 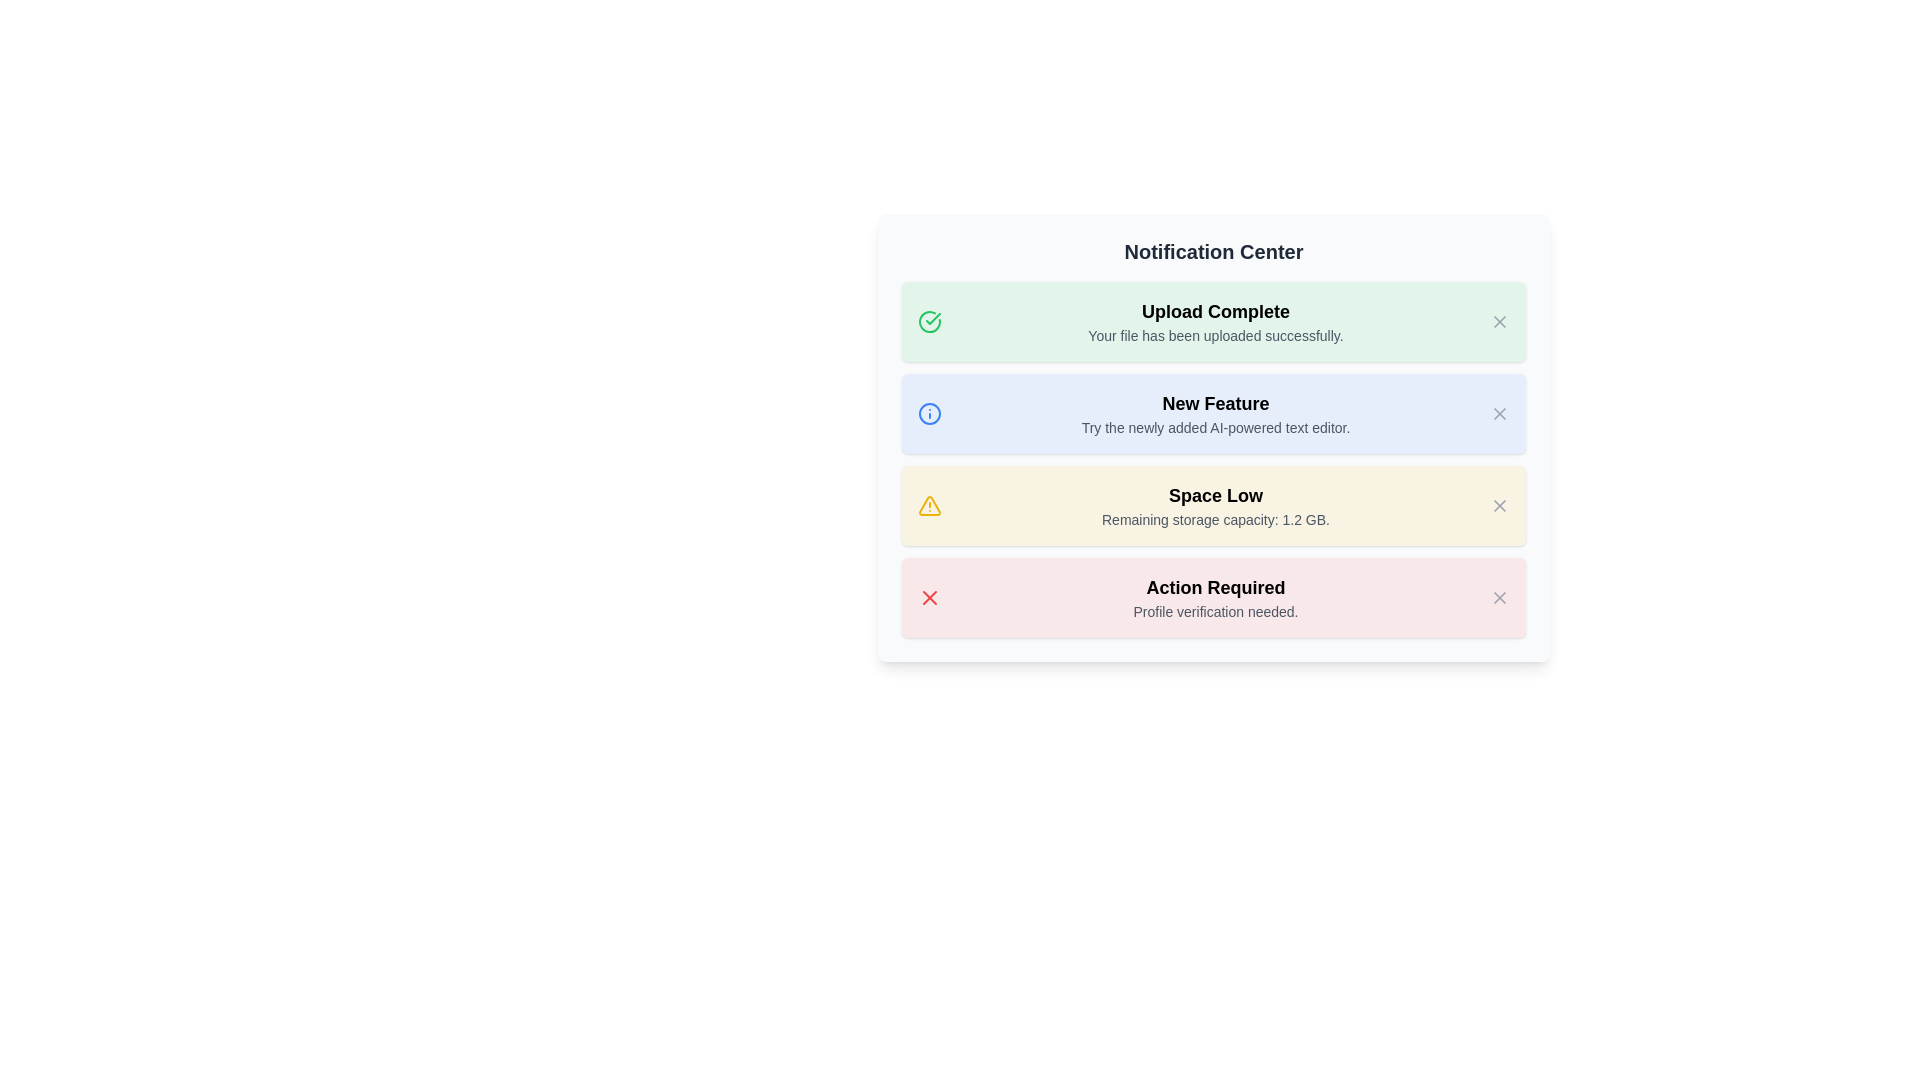 What do you see at coordinates (1214, 404) in the screenshot?
I see `the Title/Header text located at the top of the blue notification box in the 'Notification Center' interface` at bounding box center [1214, 404].